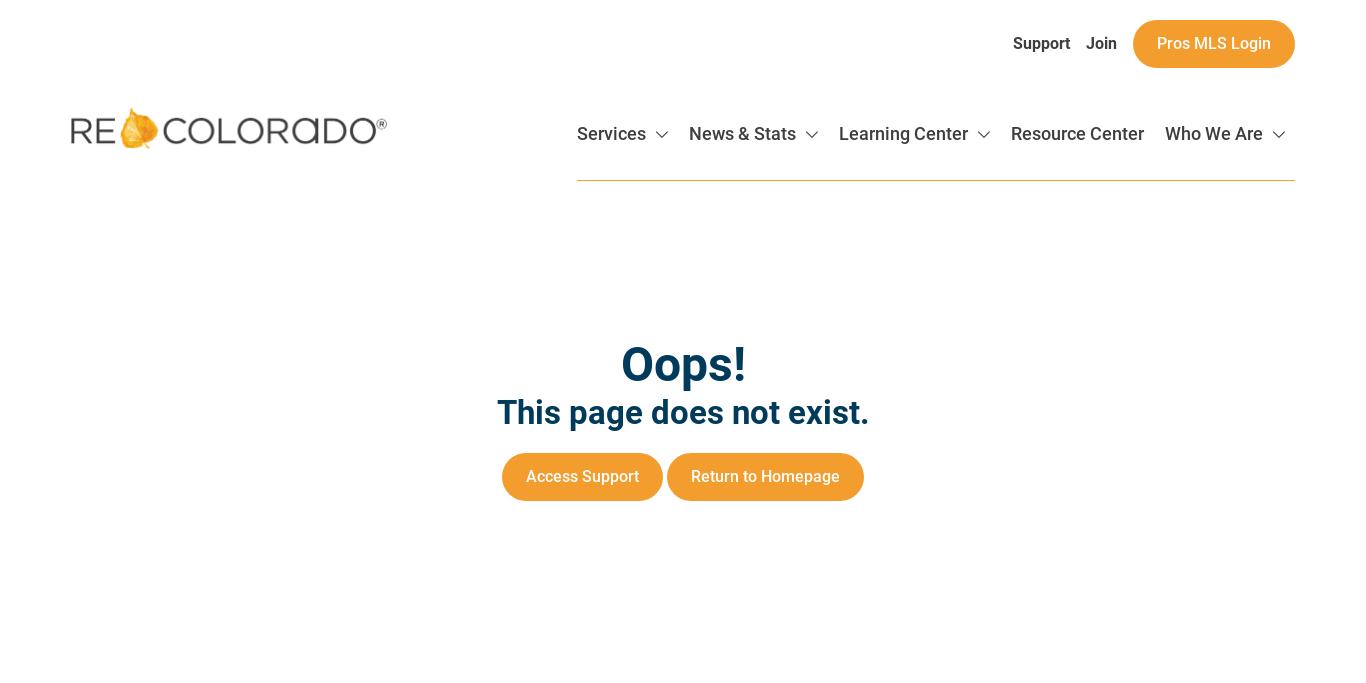 Image resolution: width=1366 pixels, height=683 pixels. What do you see at coordinates (1137, 452) in the screenshot?
I see `'Customization'` at bounding box center [1137, 452].